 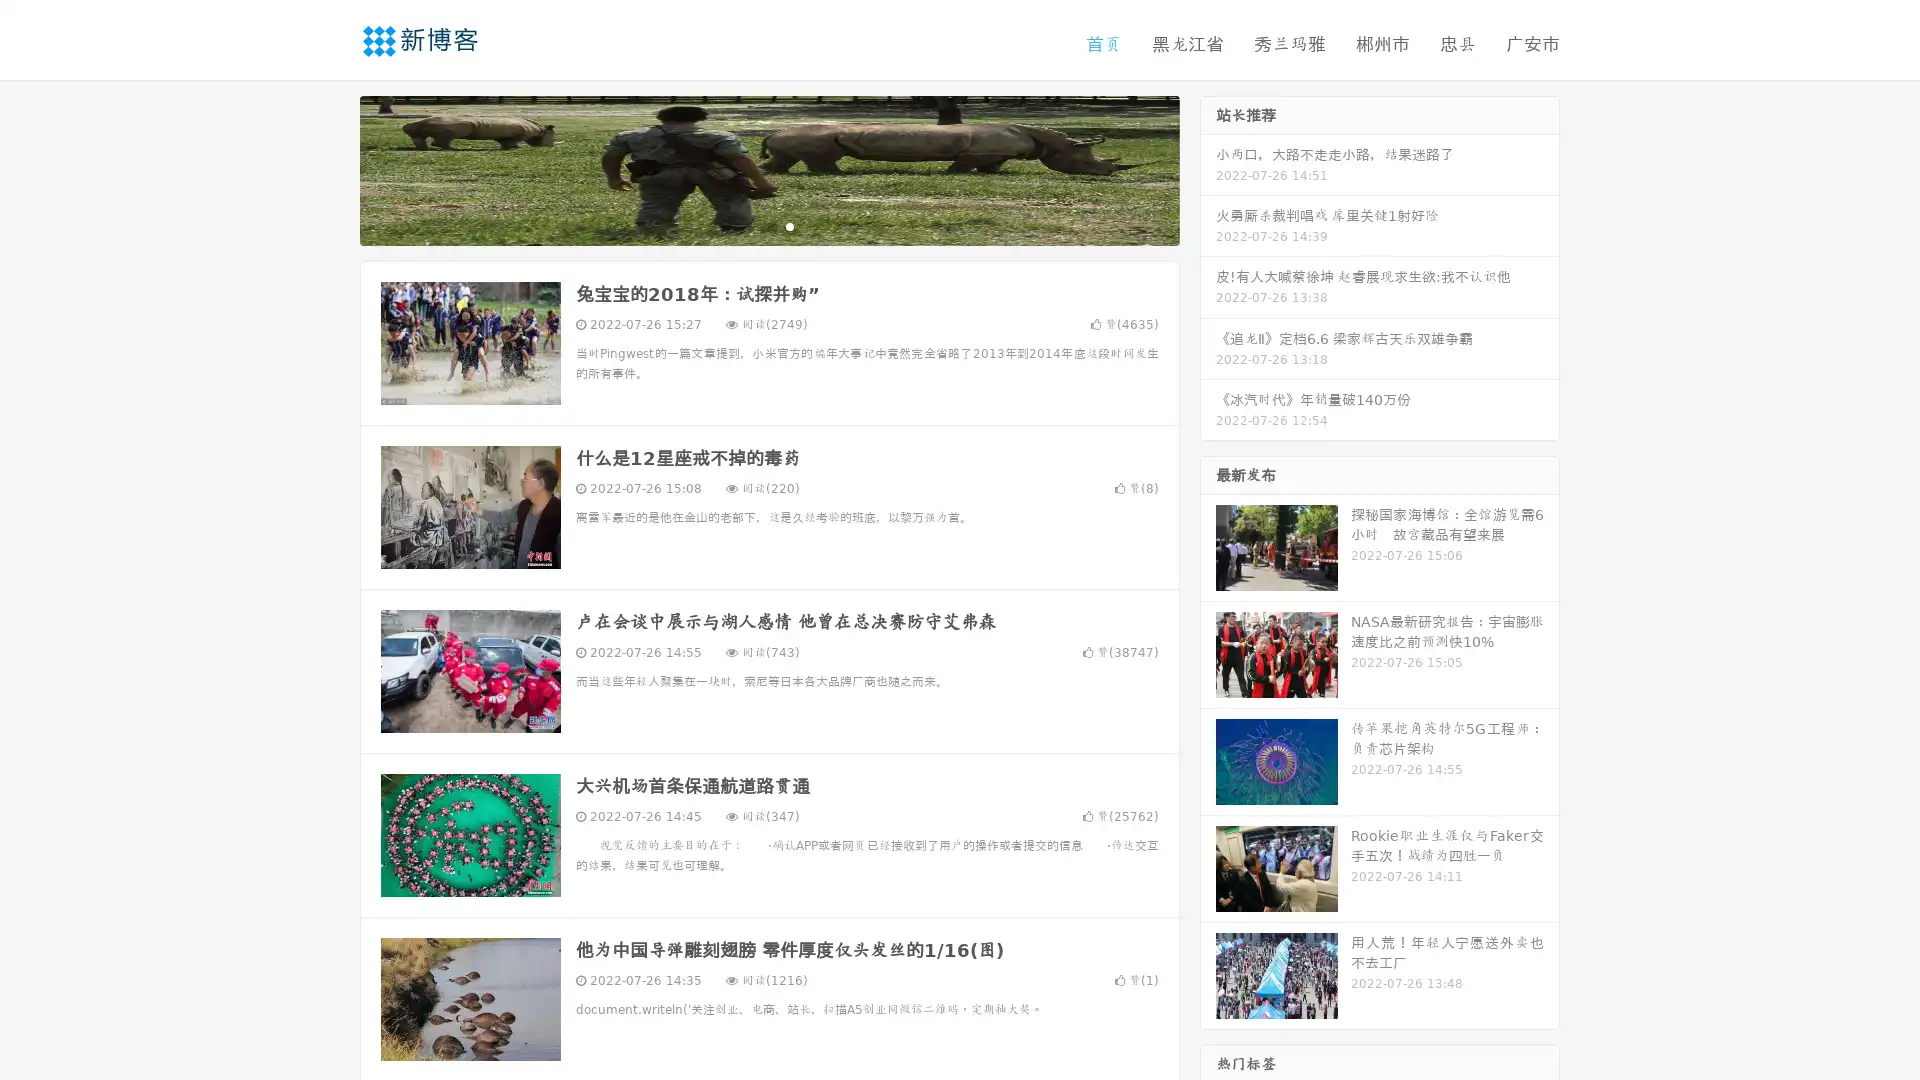 What do you see at coordinates (789, 225) in the screenshot?
I see `Go to slide 3` at bounding box center [789, 225].